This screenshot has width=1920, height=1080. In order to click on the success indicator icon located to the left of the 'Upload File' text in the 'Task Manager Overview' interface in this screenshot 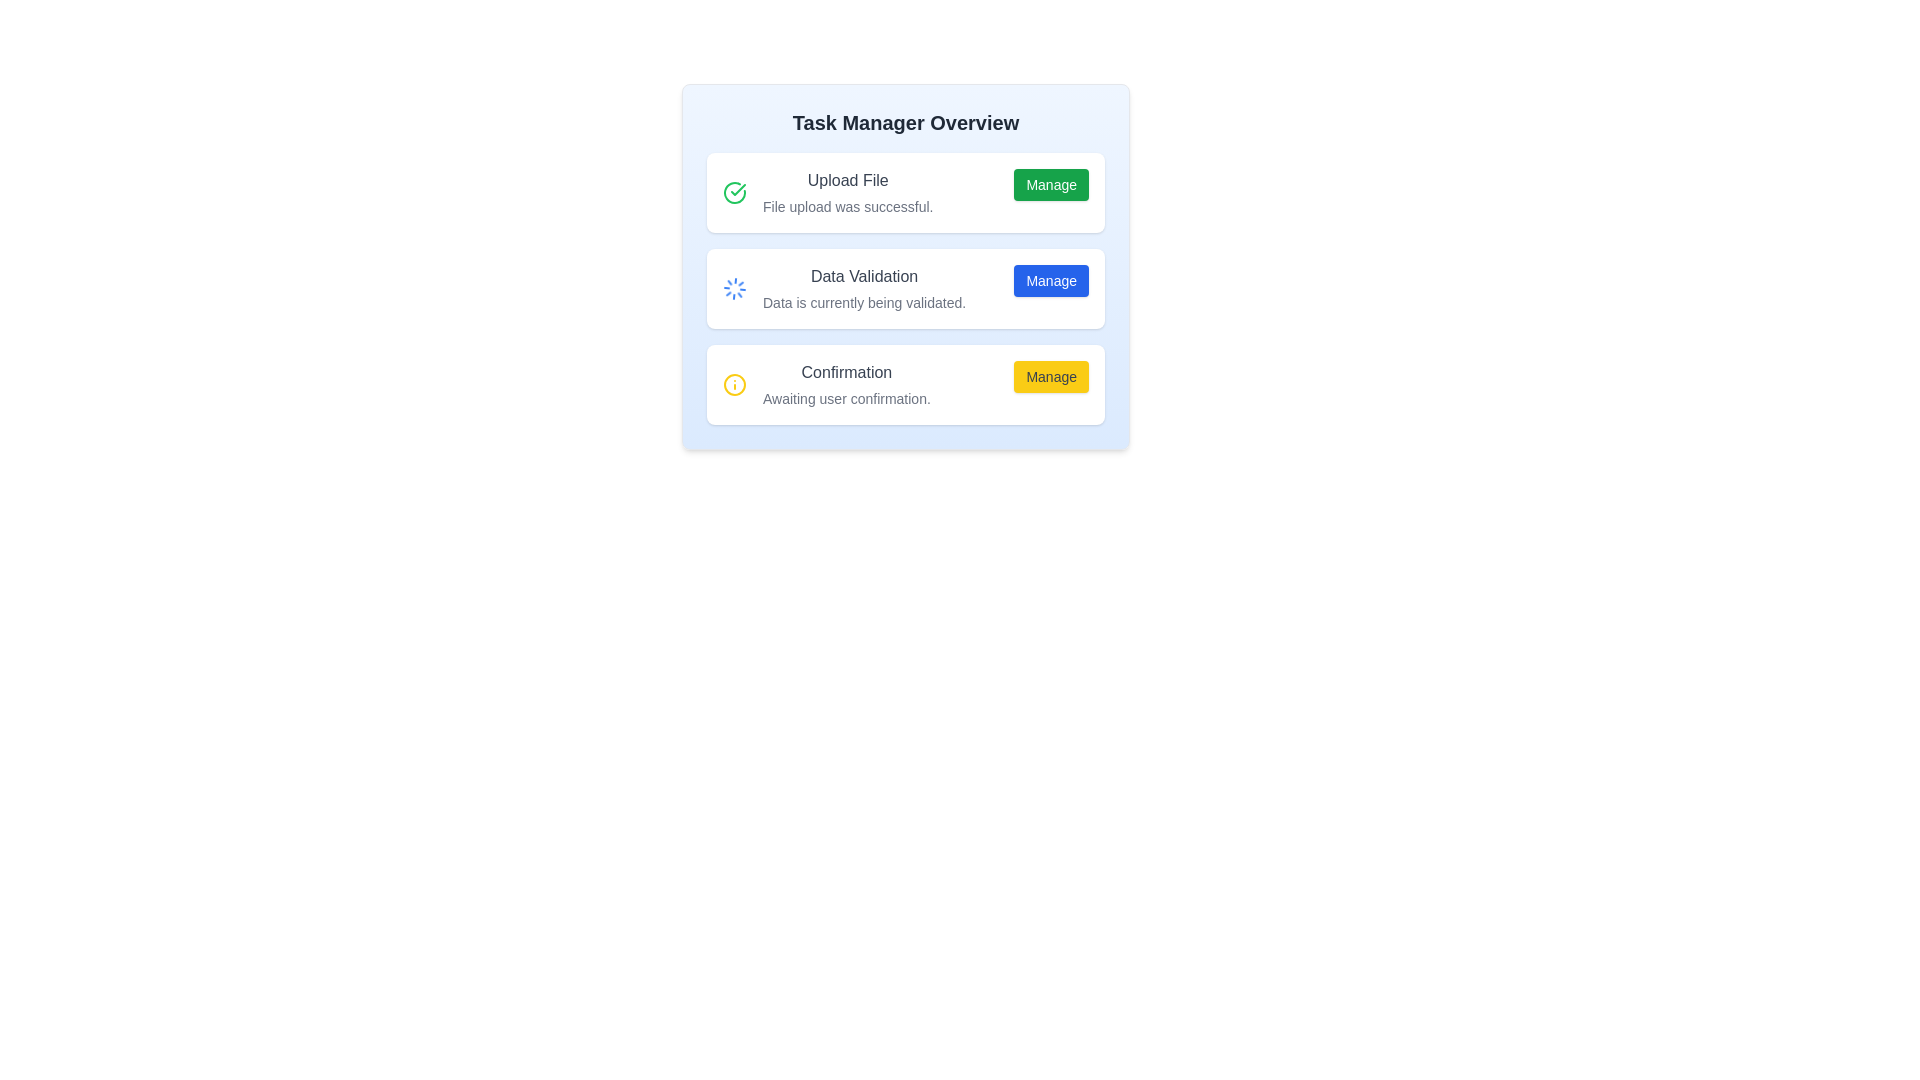, I will do `click(733, 192)`.